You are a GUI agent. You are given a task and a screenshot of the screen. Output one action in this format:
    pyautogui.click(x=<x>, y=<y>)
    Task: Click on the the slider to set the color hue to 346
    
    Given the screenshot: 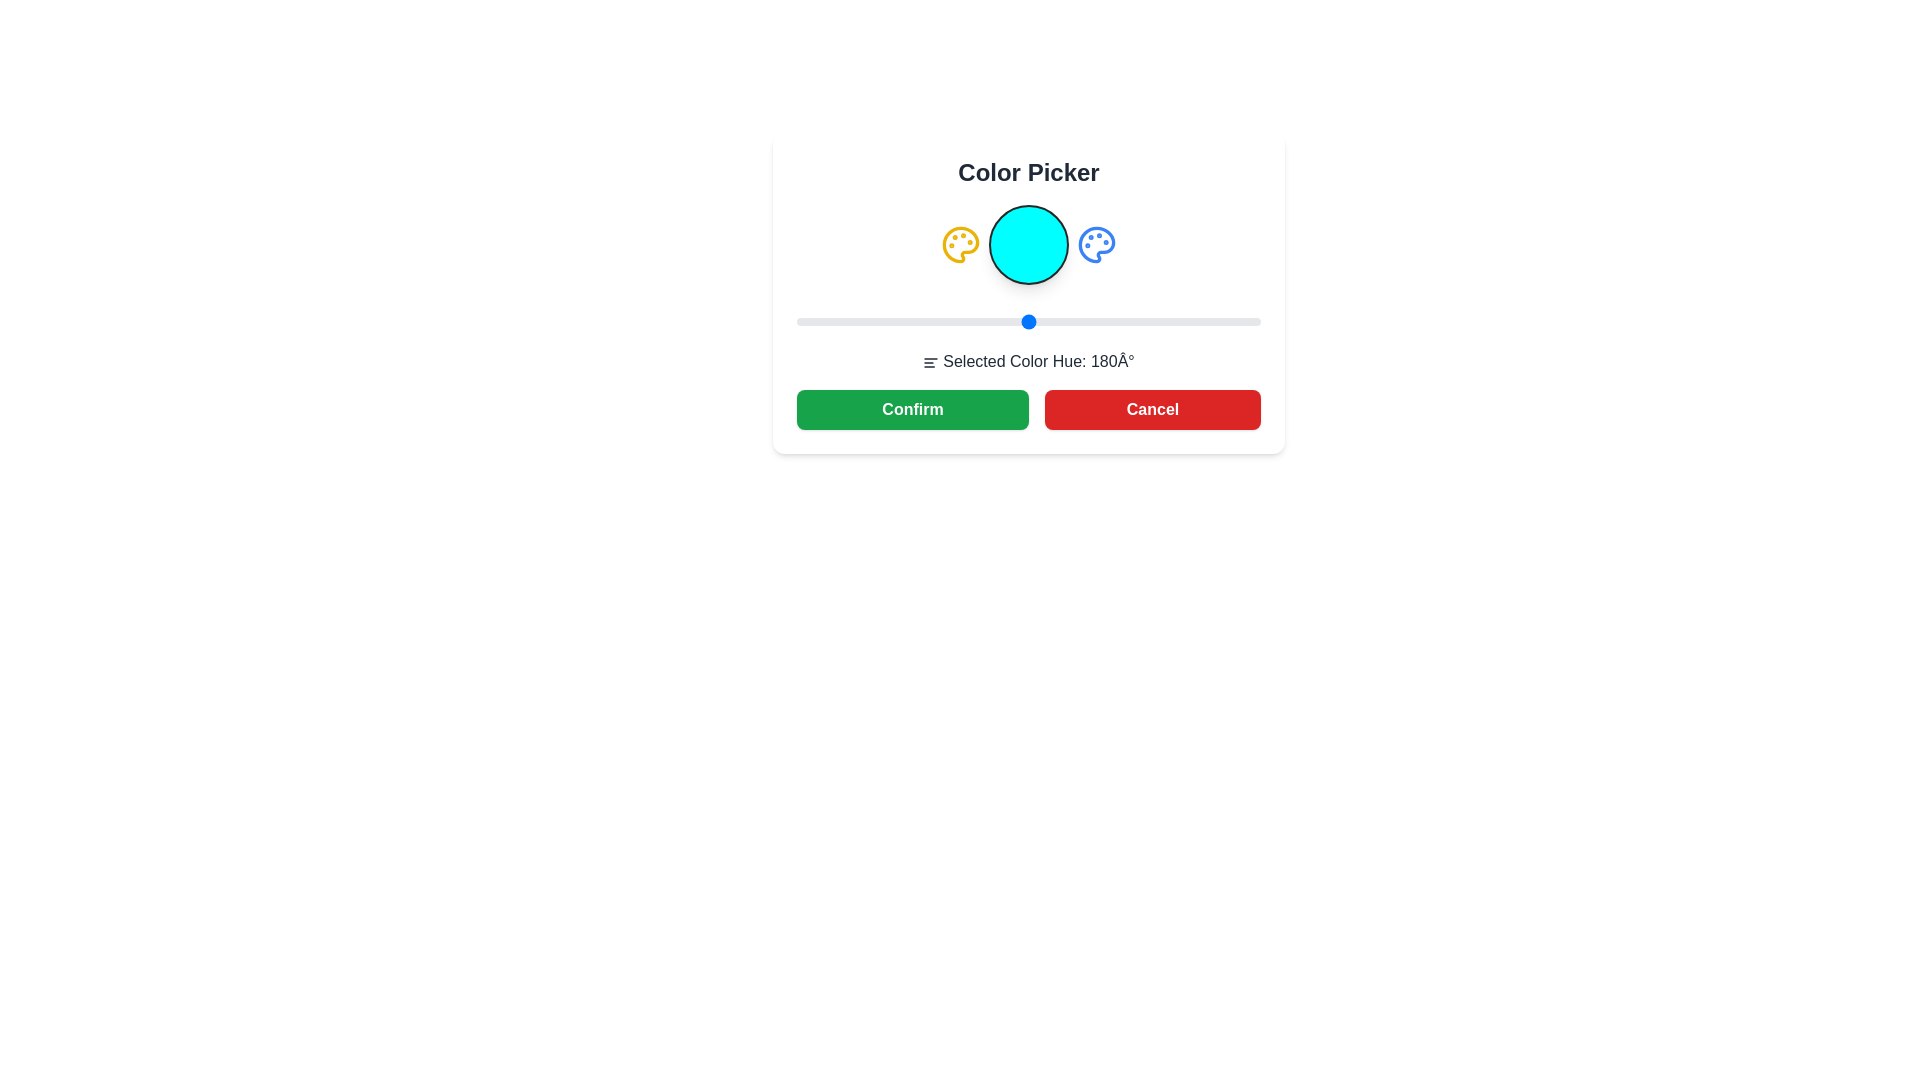 What is the action you would take?
    pyautogui.click(x=1242, y=320)
    